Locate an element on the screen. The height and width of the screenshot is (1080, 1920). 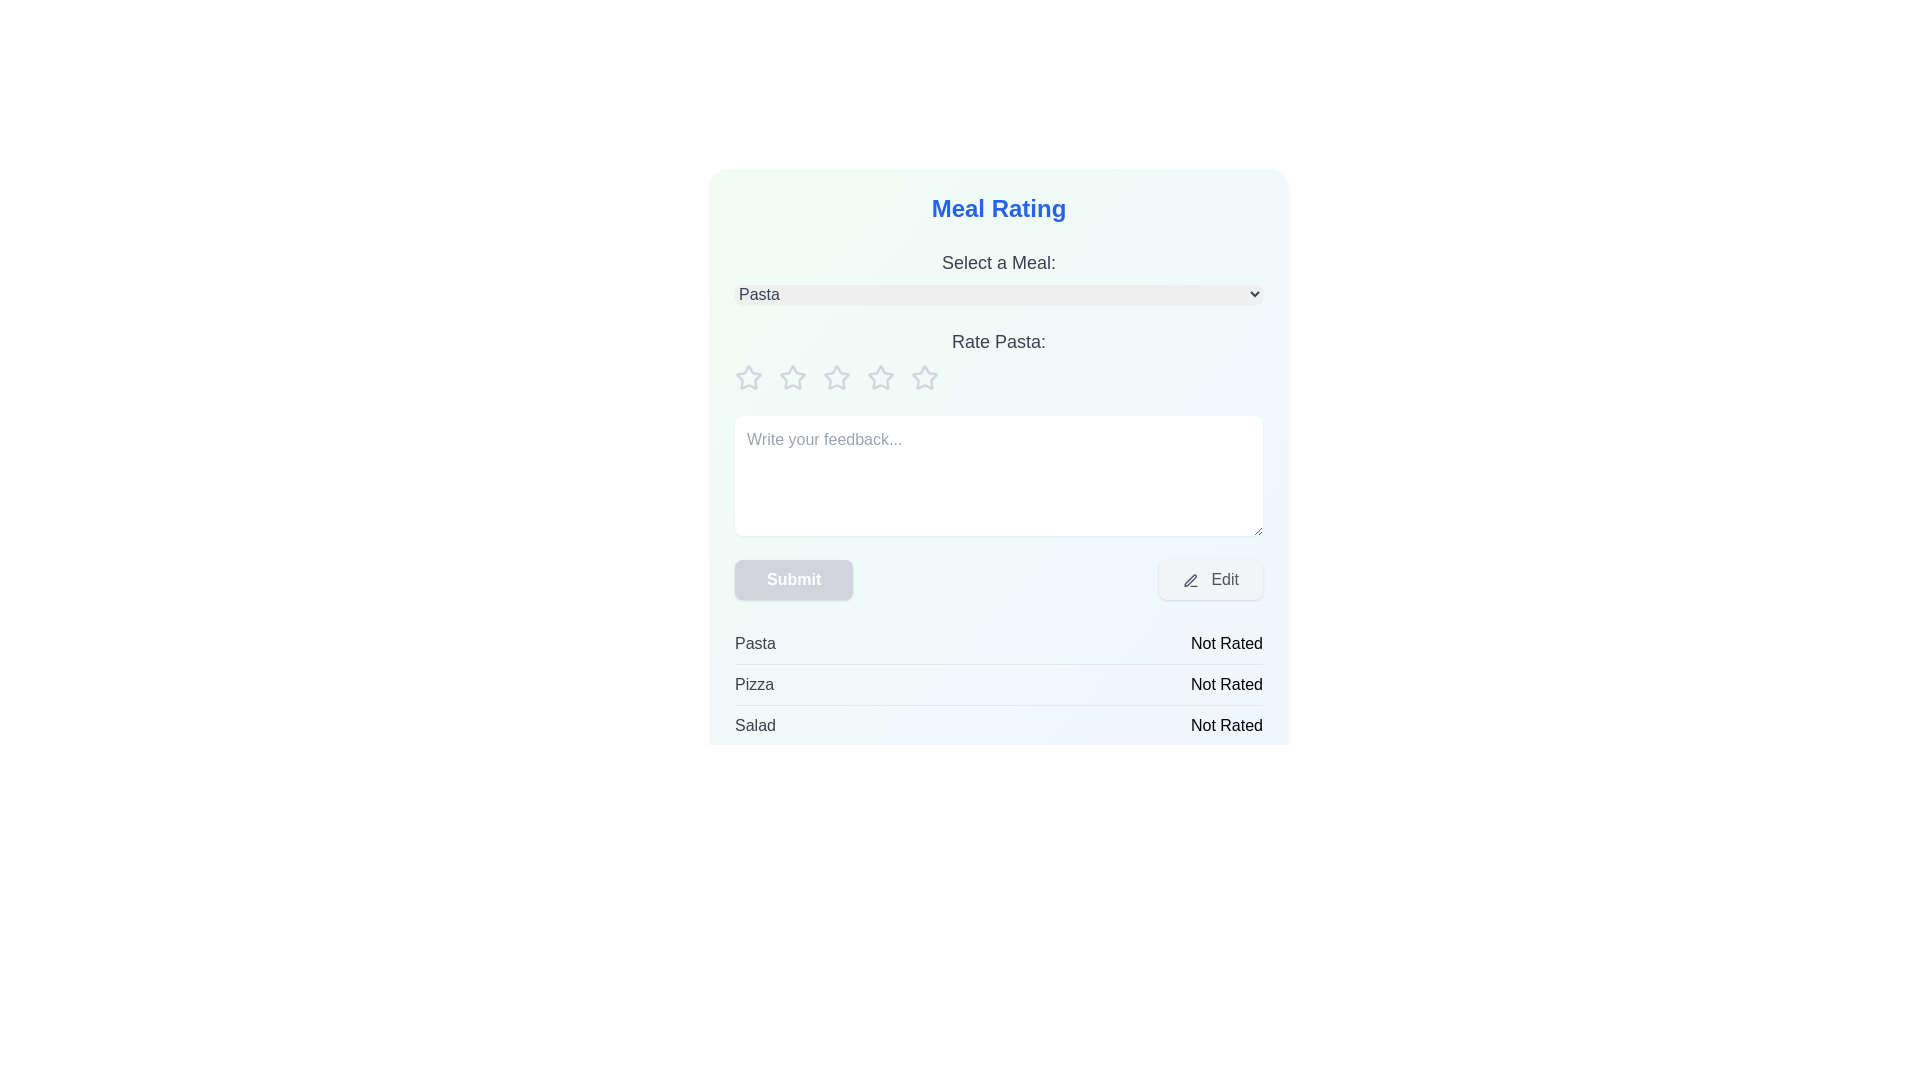
the text label identifying the food item 'Pizza' within the list of meal options is located at coordinates (753, 684).